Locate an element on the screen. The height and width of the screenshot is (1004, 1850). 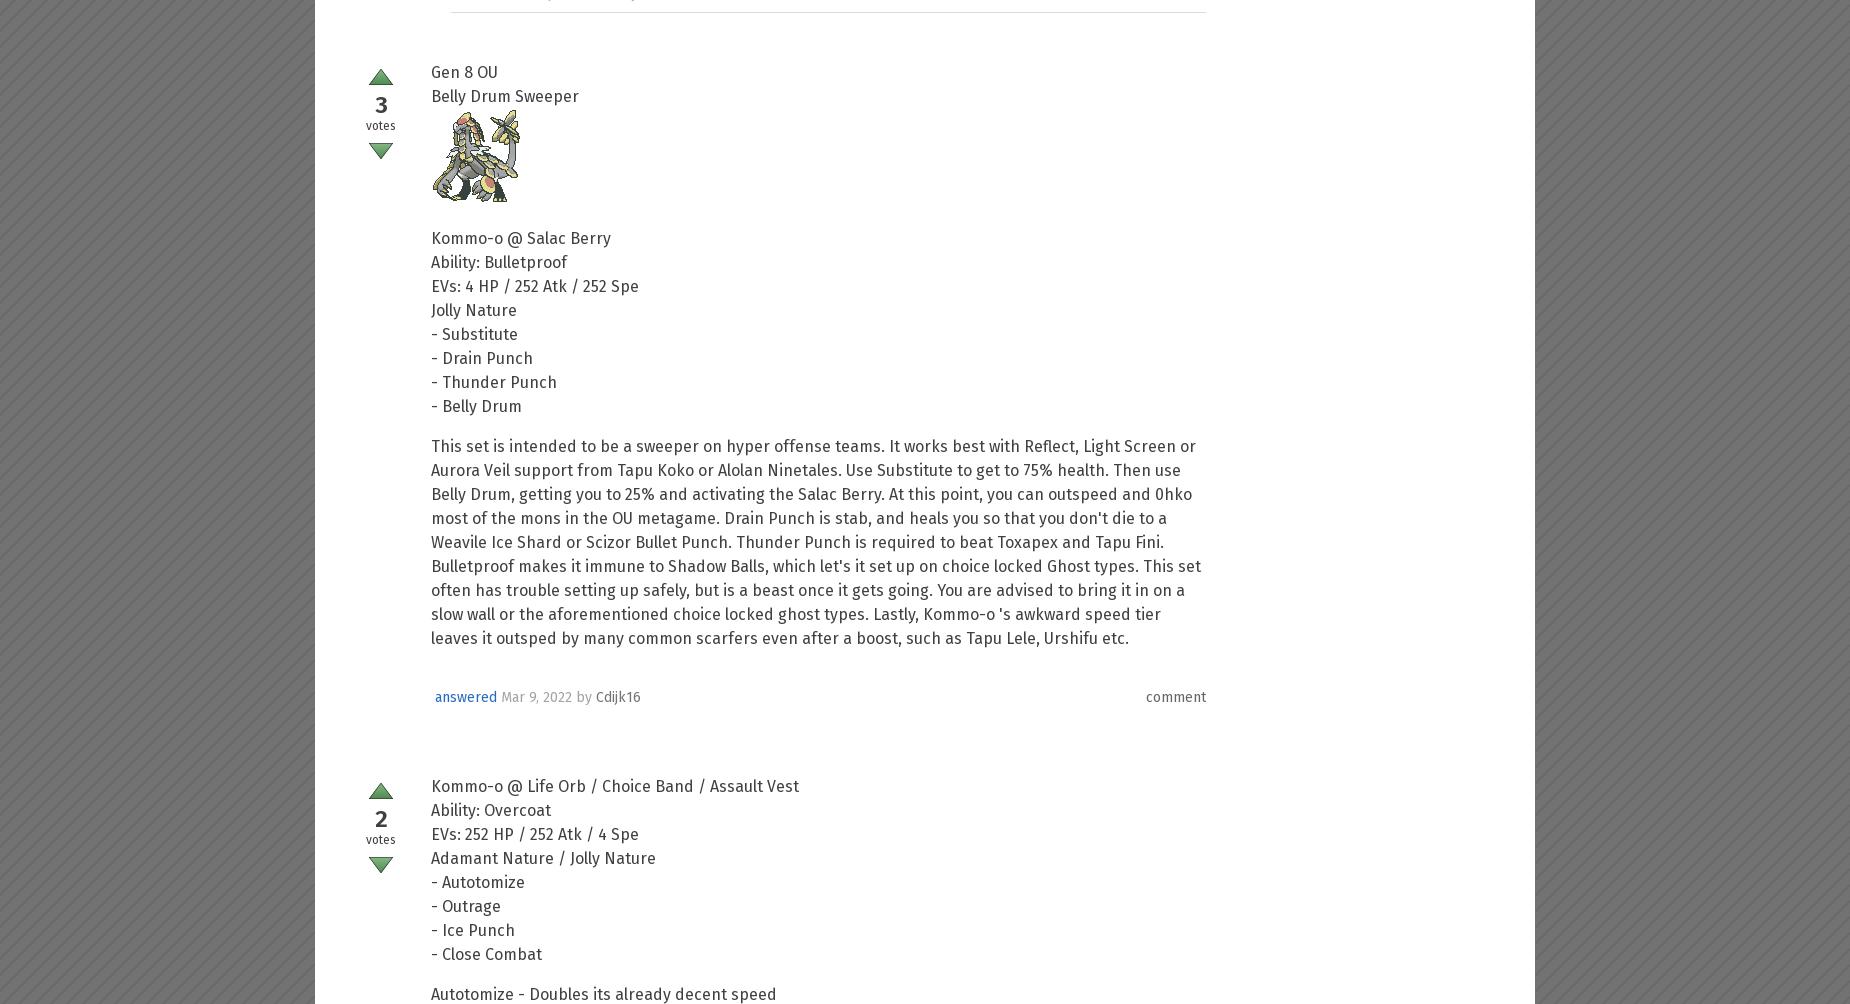
'by' is located at coordinates (586, 695).